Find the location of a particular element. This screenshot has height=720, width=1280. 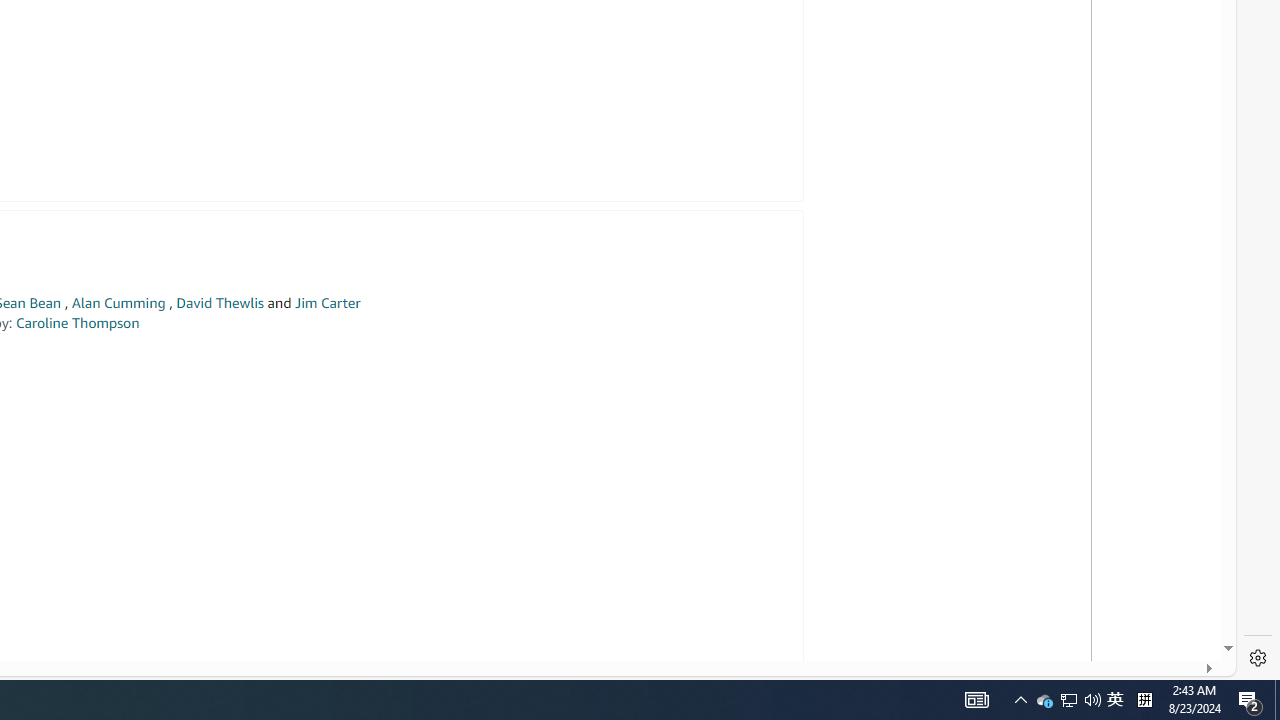

'David Thewlis' is located at coordinates (220, 303).